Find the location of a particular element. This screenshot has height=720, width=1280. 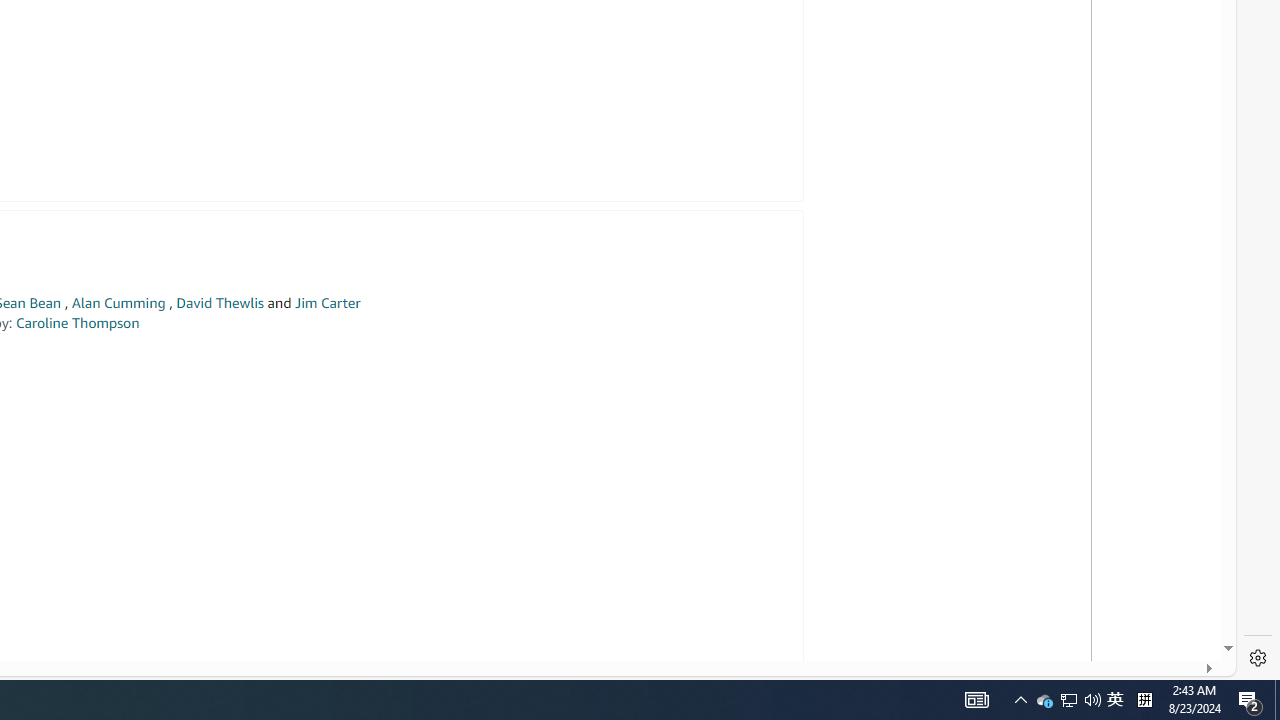

'David Thewlis' is located at coordinates (220, 303).